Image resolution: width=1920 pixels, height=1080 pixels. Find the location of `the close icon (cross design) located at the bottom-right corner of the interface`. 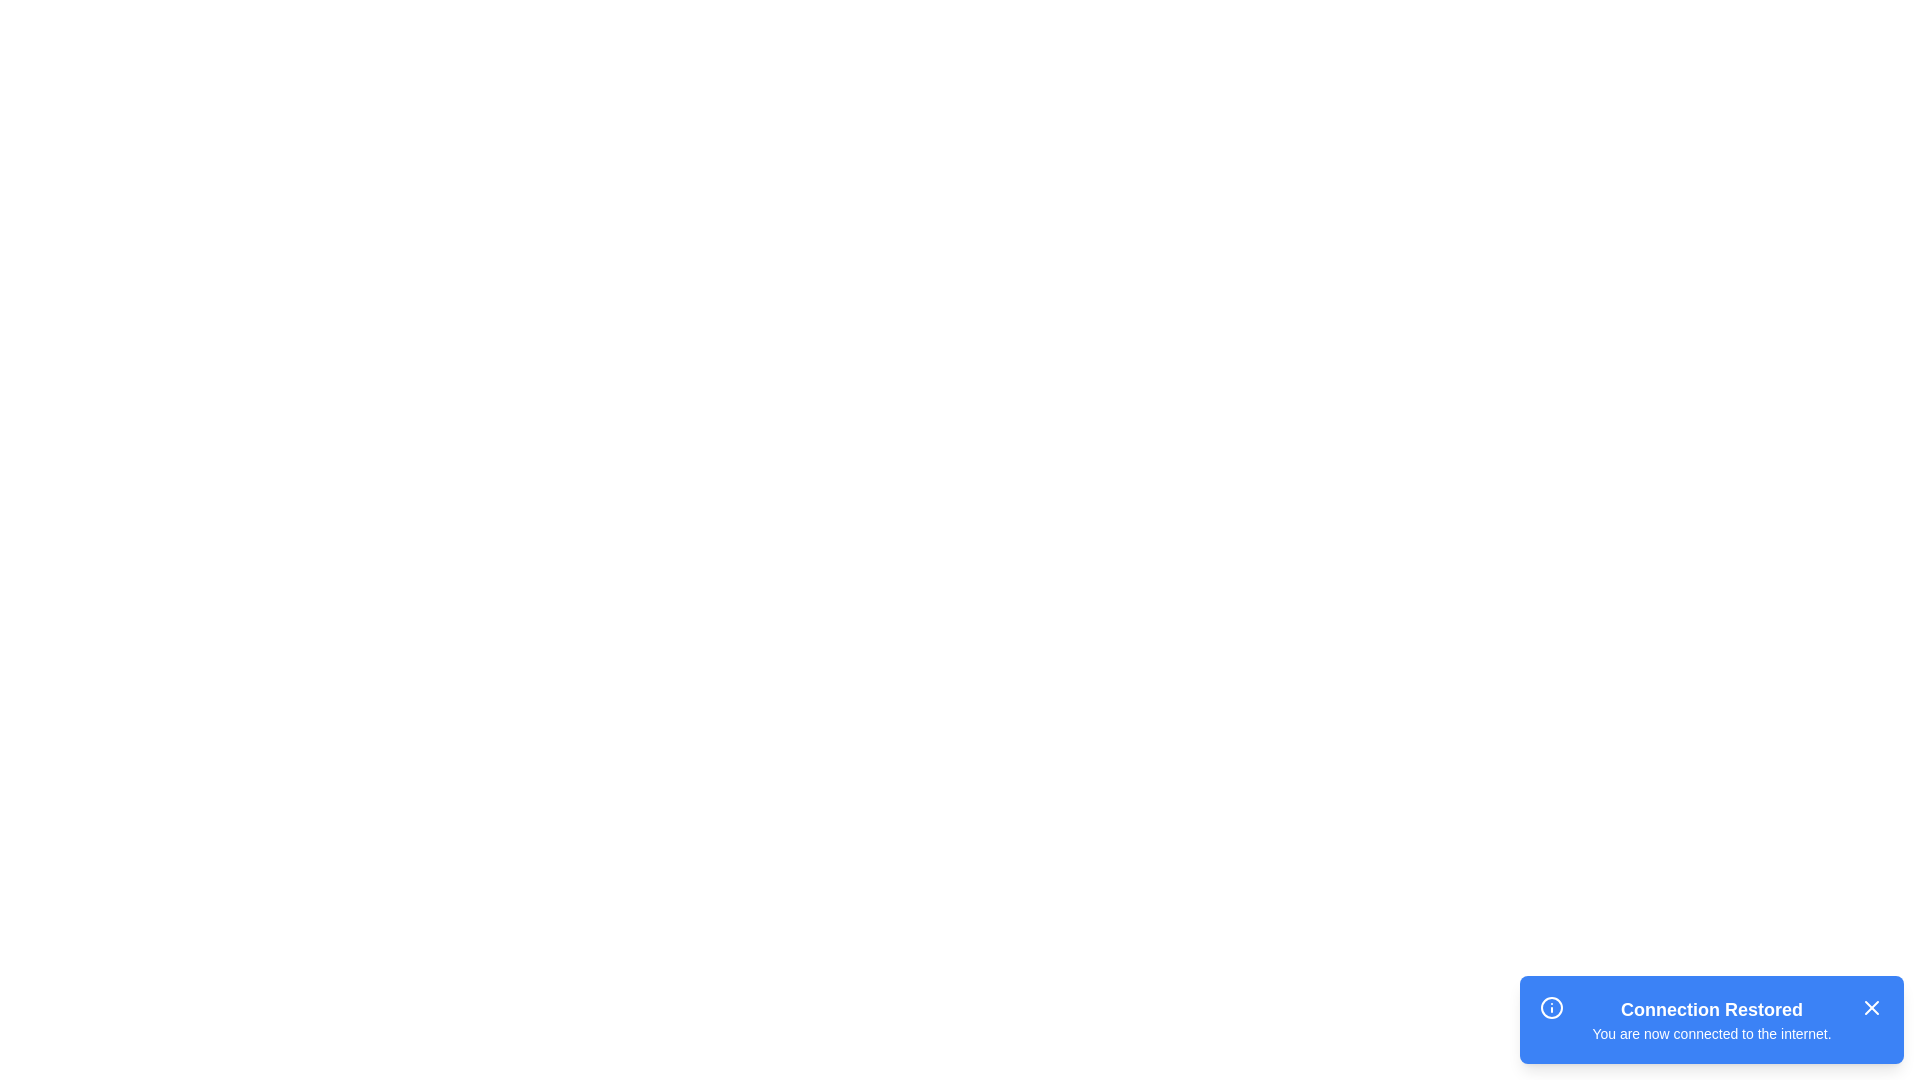

the close icon (cross design) located at the bottom-right corner of the interface is located at coordinates (1871, 1007).